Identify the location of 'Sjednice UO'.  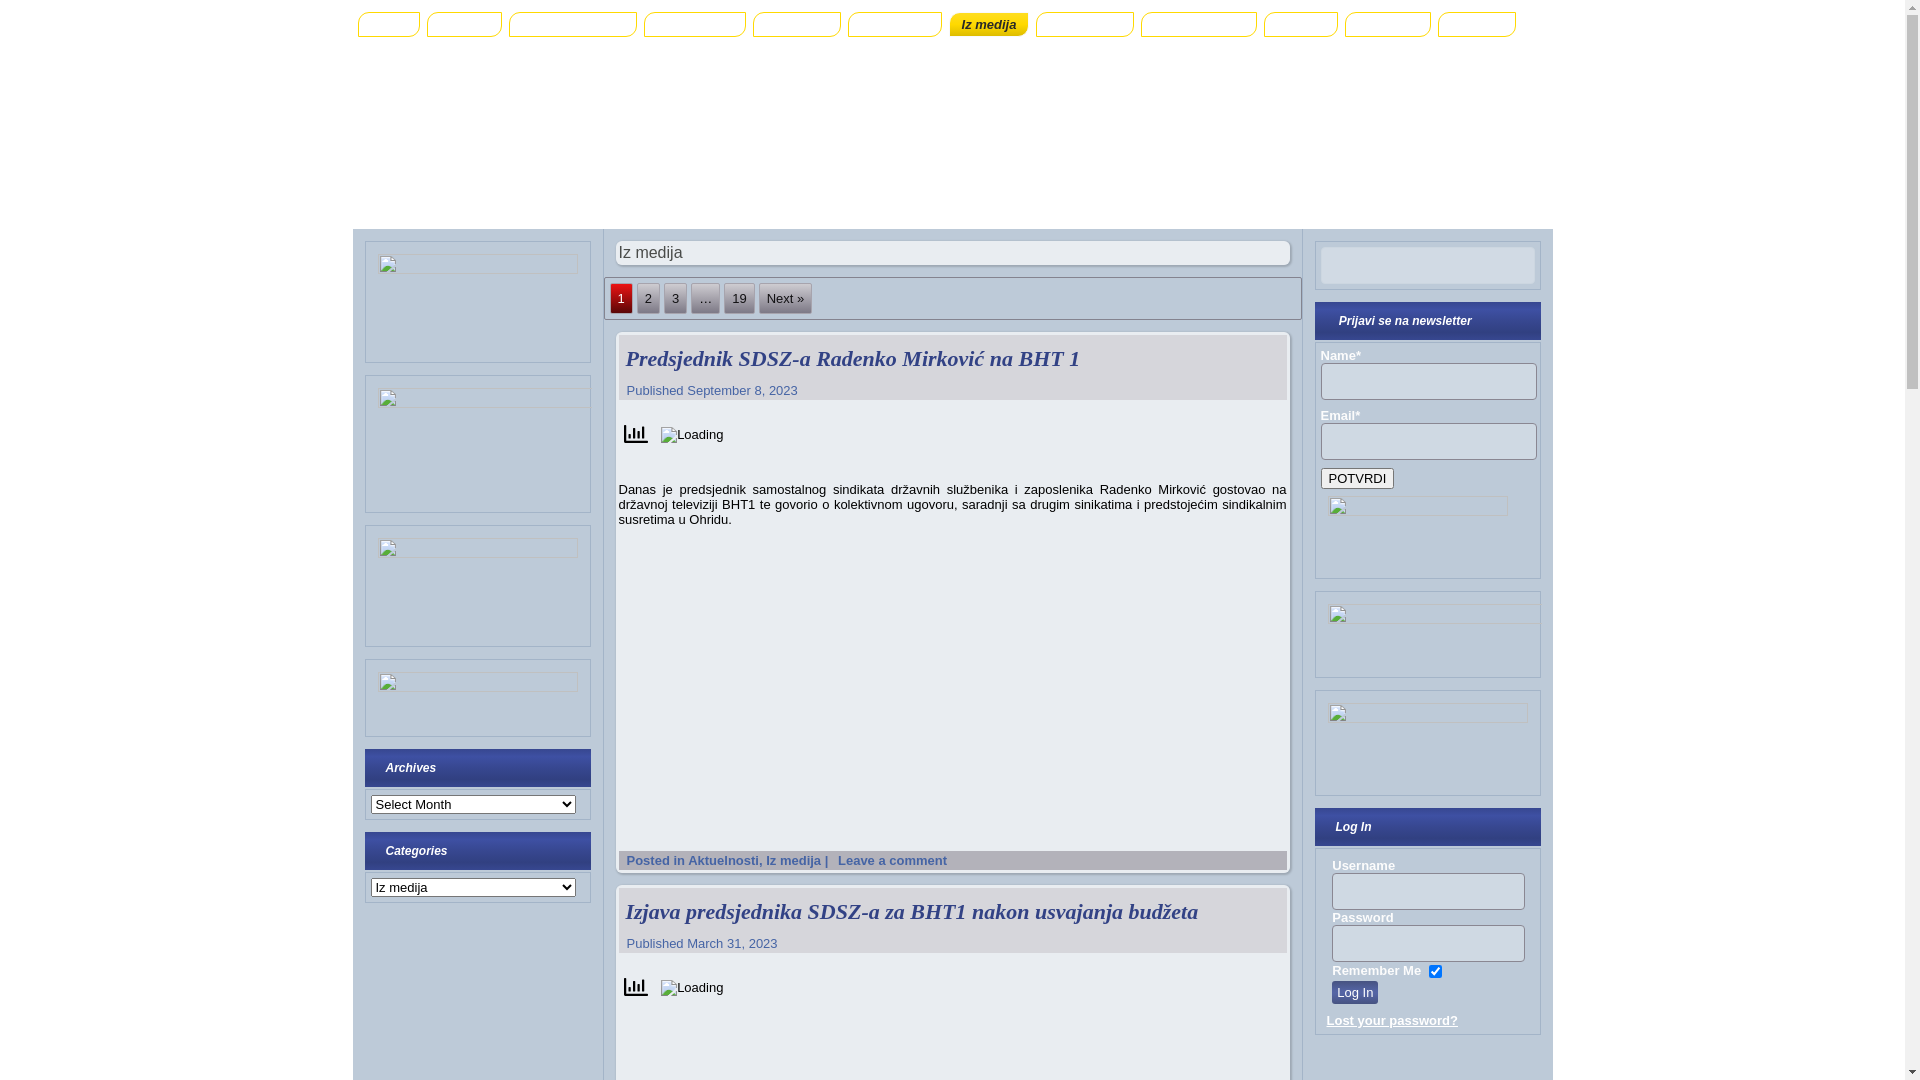
(695, 24).